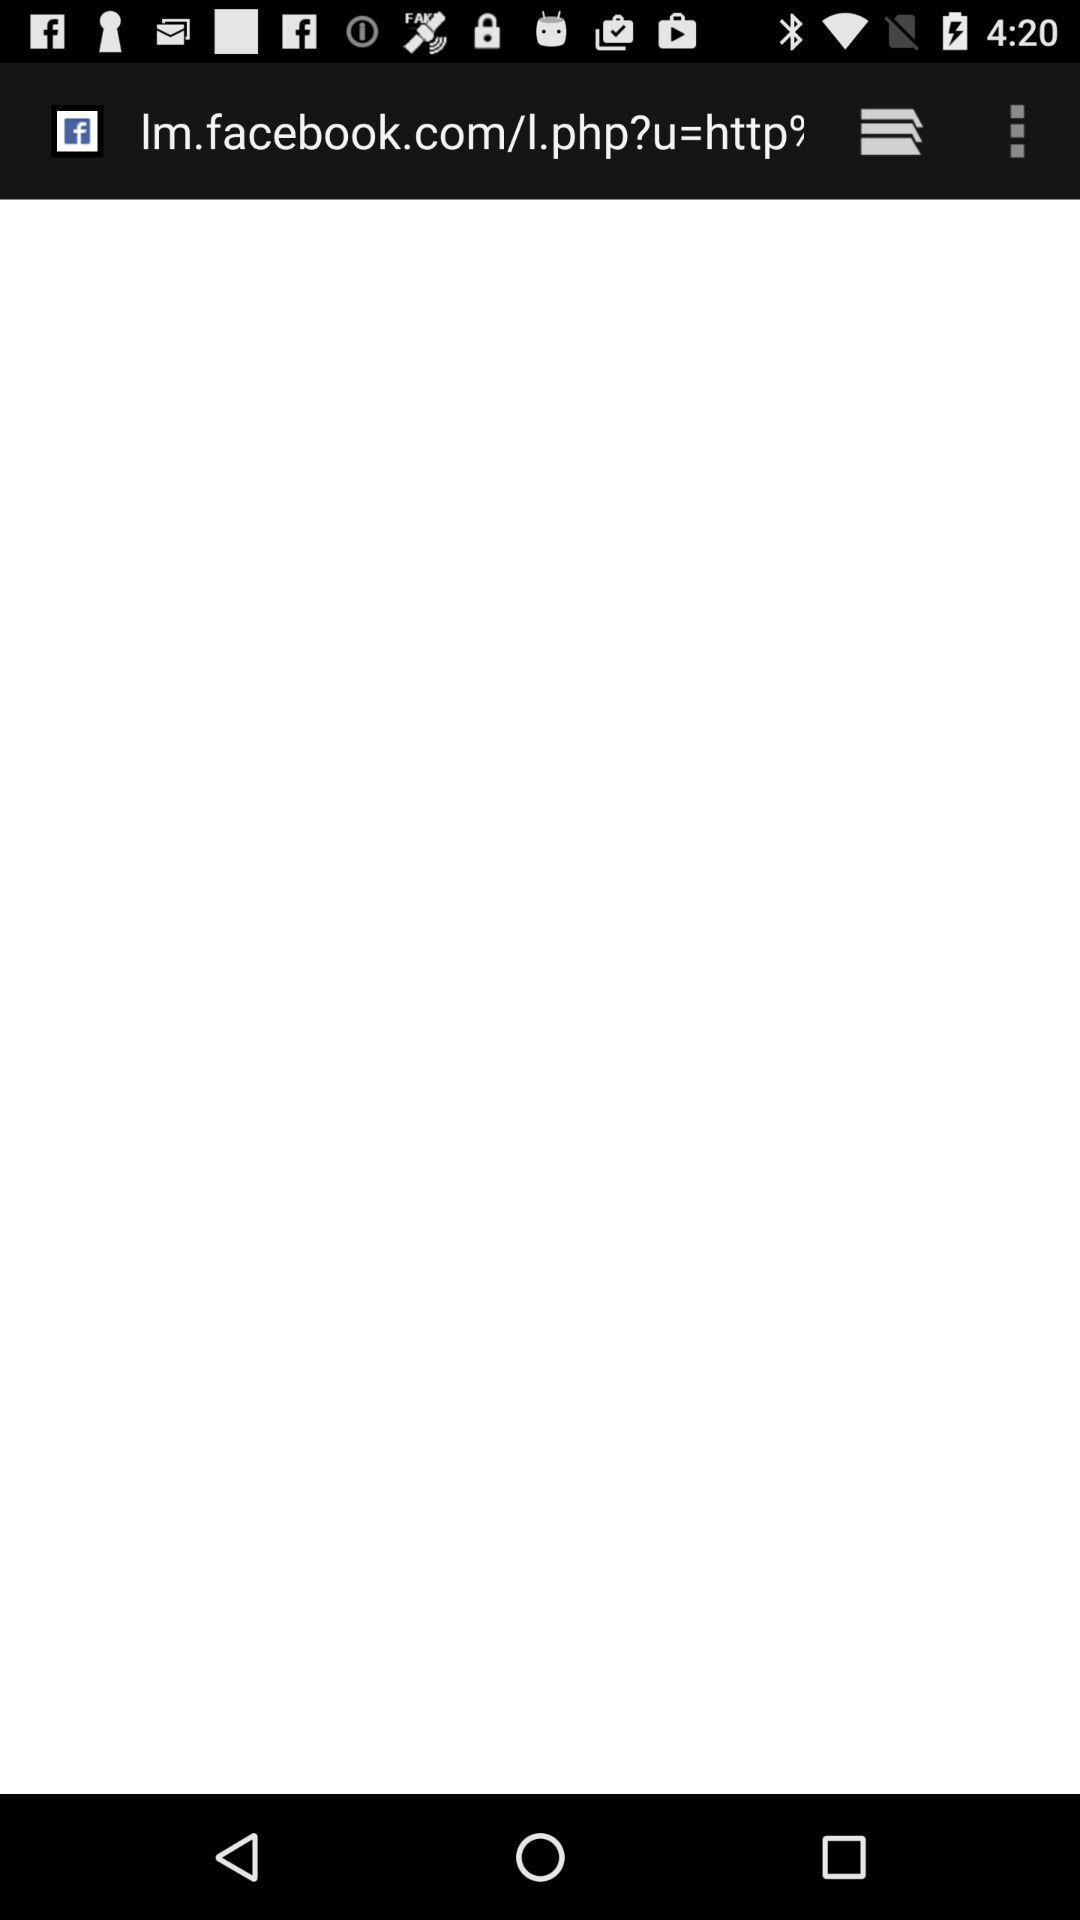 This screenshot has height=1920, width=1080. I want to click on the lm facebook com icon, so click(472, 130).